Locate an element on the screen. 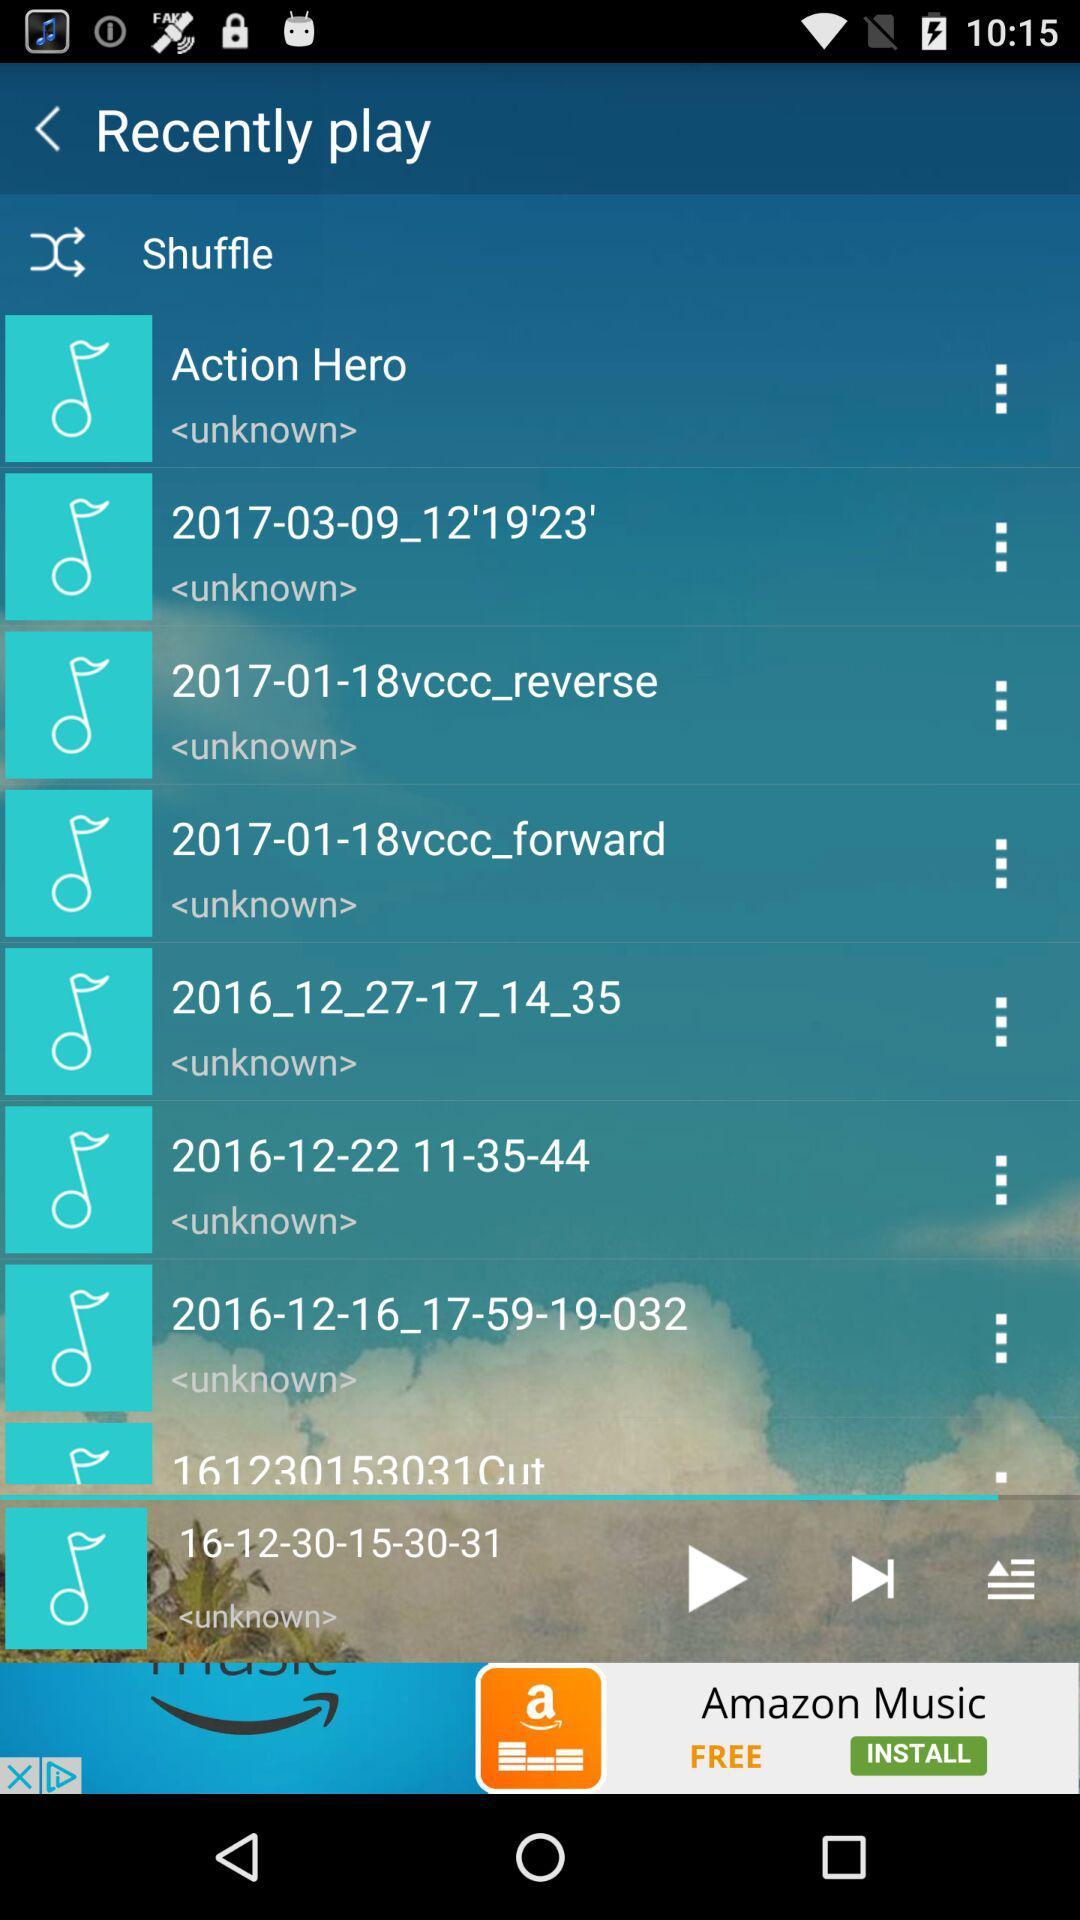 The image size is (1080, 1920). unknown music file 16-12-30-15-30-31 is located at coordinates (716, 1577).